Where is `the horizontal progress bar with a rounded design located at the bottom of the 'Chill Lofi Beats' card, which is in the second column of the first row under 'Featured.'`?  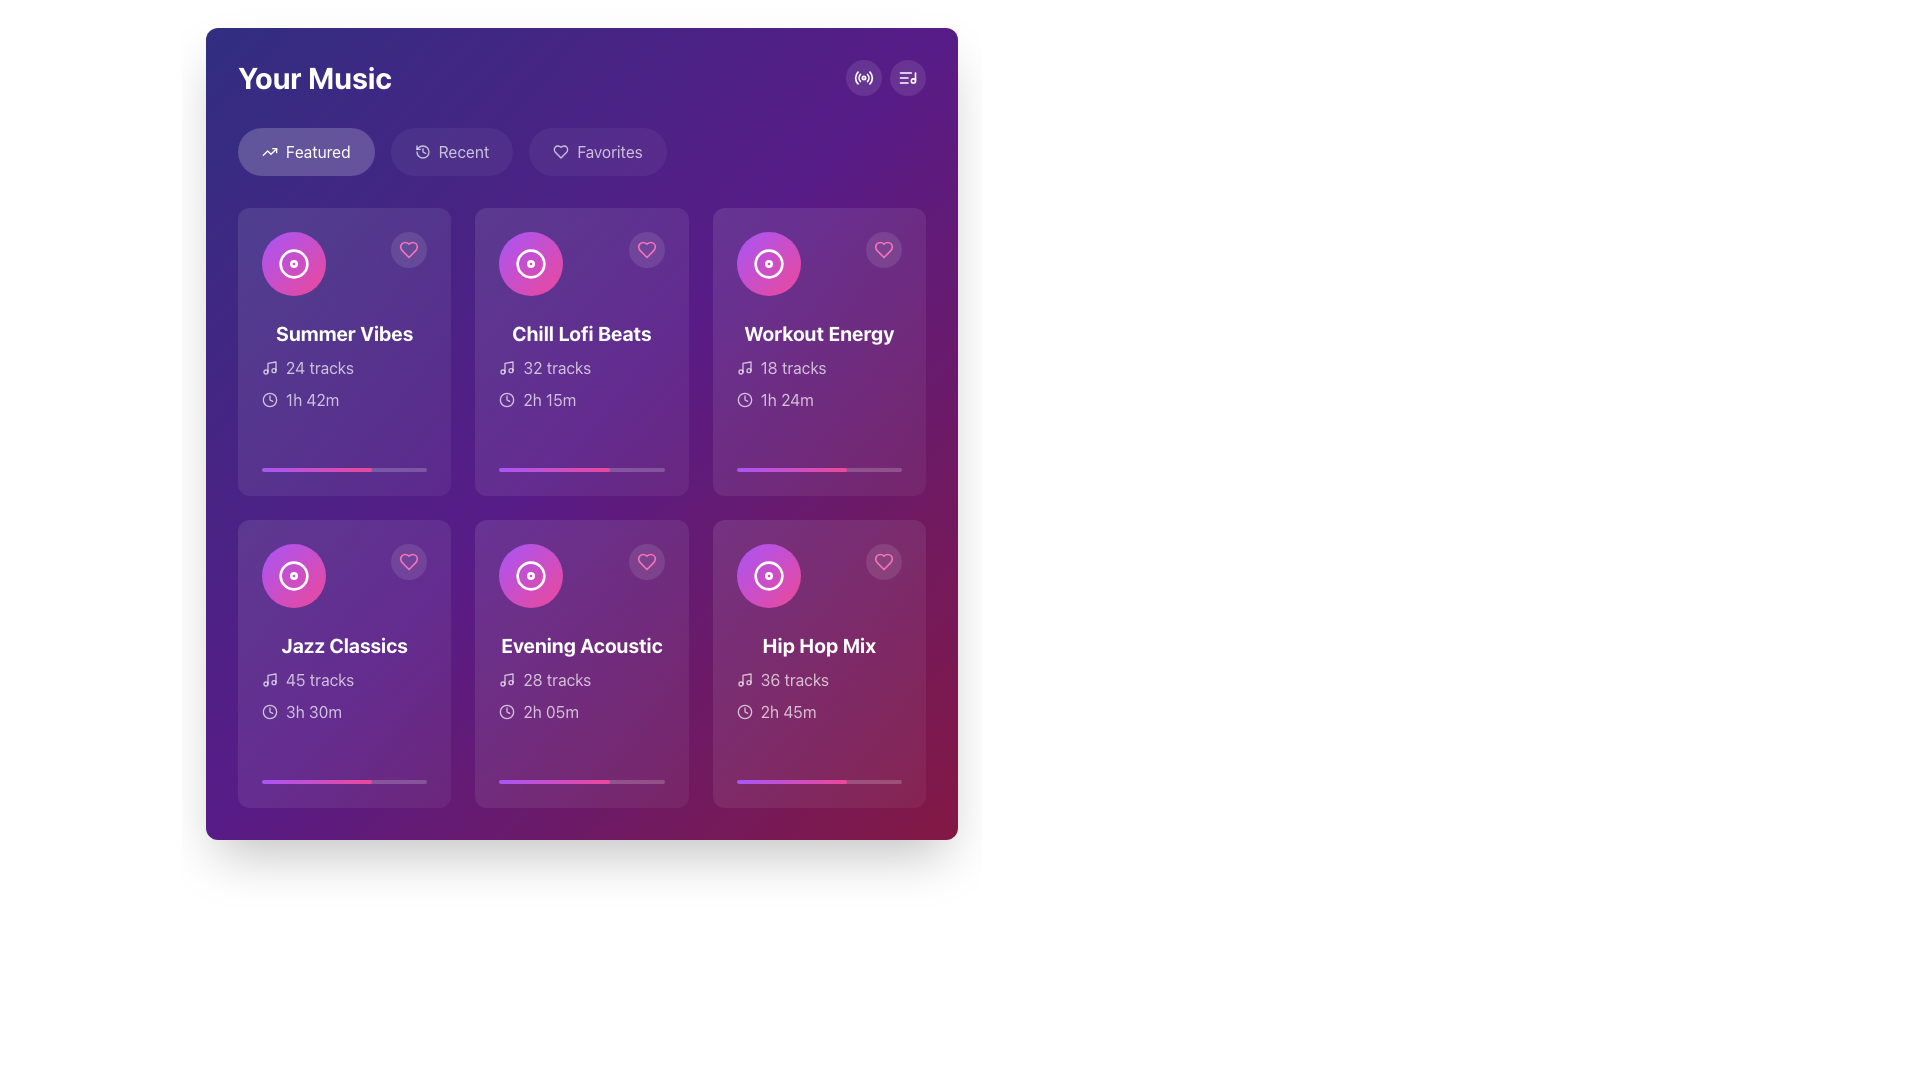 the horizontal progress bar with a rounded design located at the bottom of the 'Chill Lofi Beats' card, which is in the second column of the first row under 'Featured.' is located at coordinates (580, 470).